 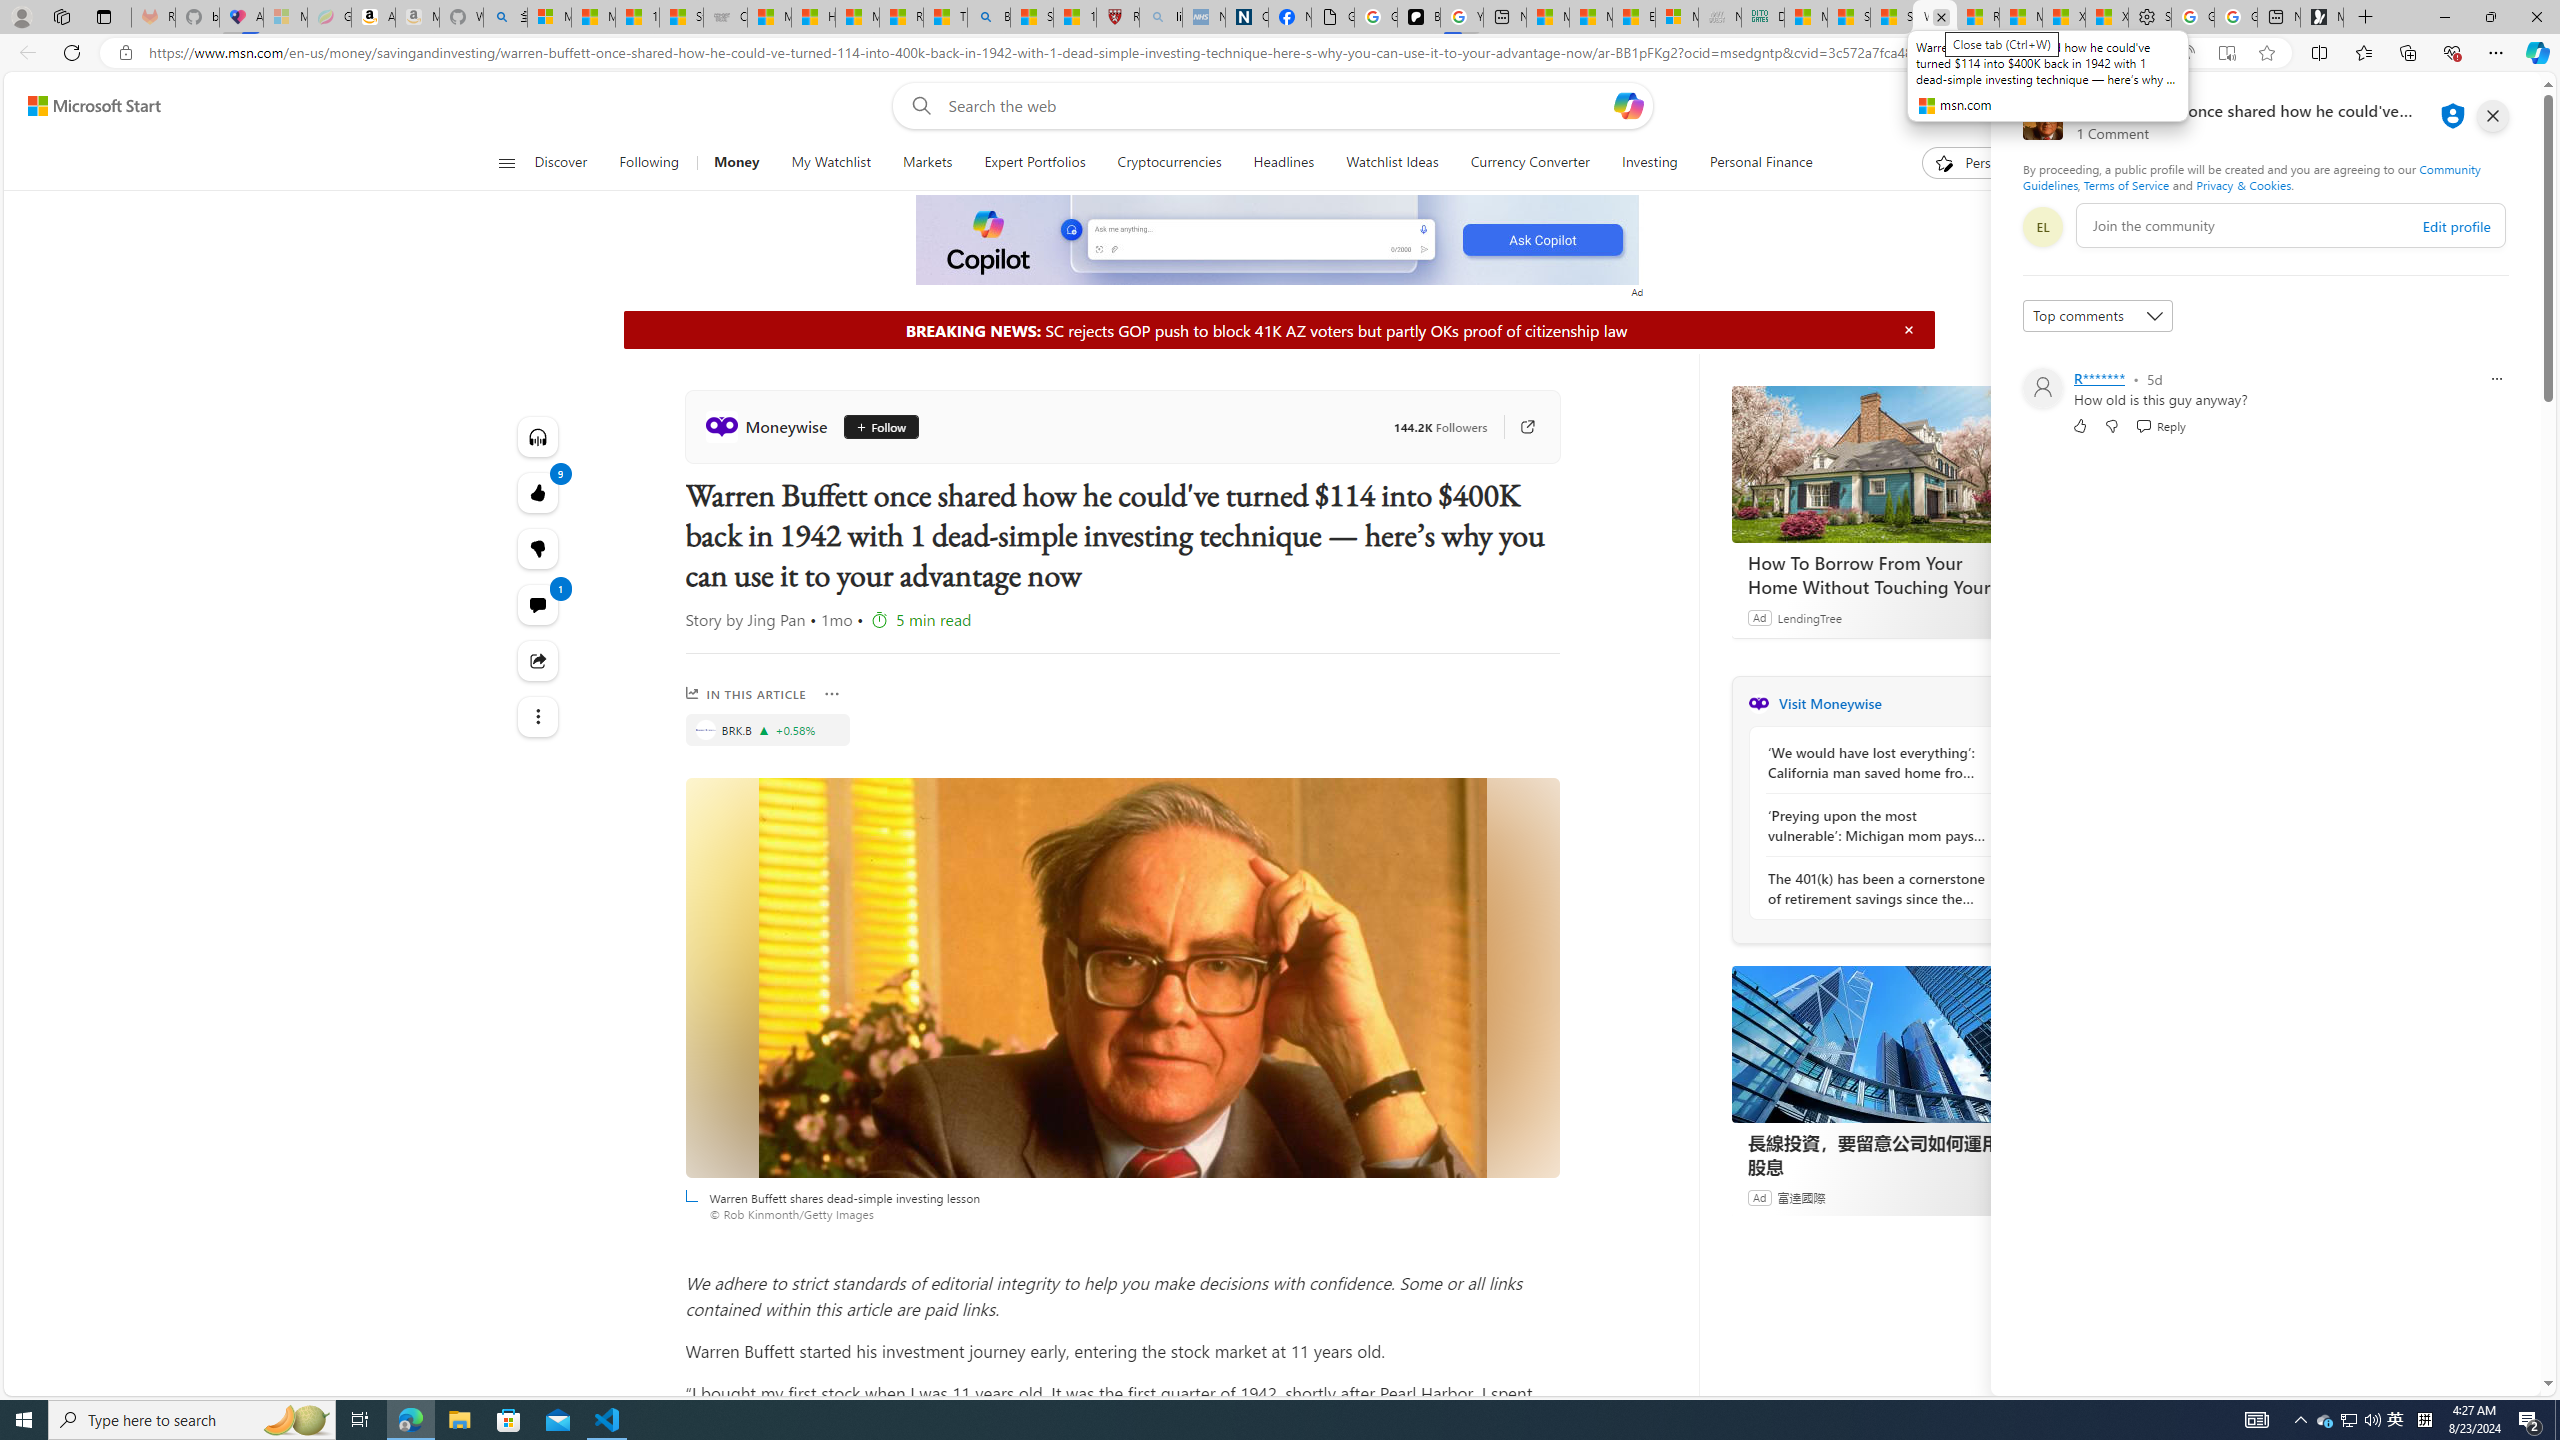 I want to click on 'Go to publisher', so click(x=1517, y=425).